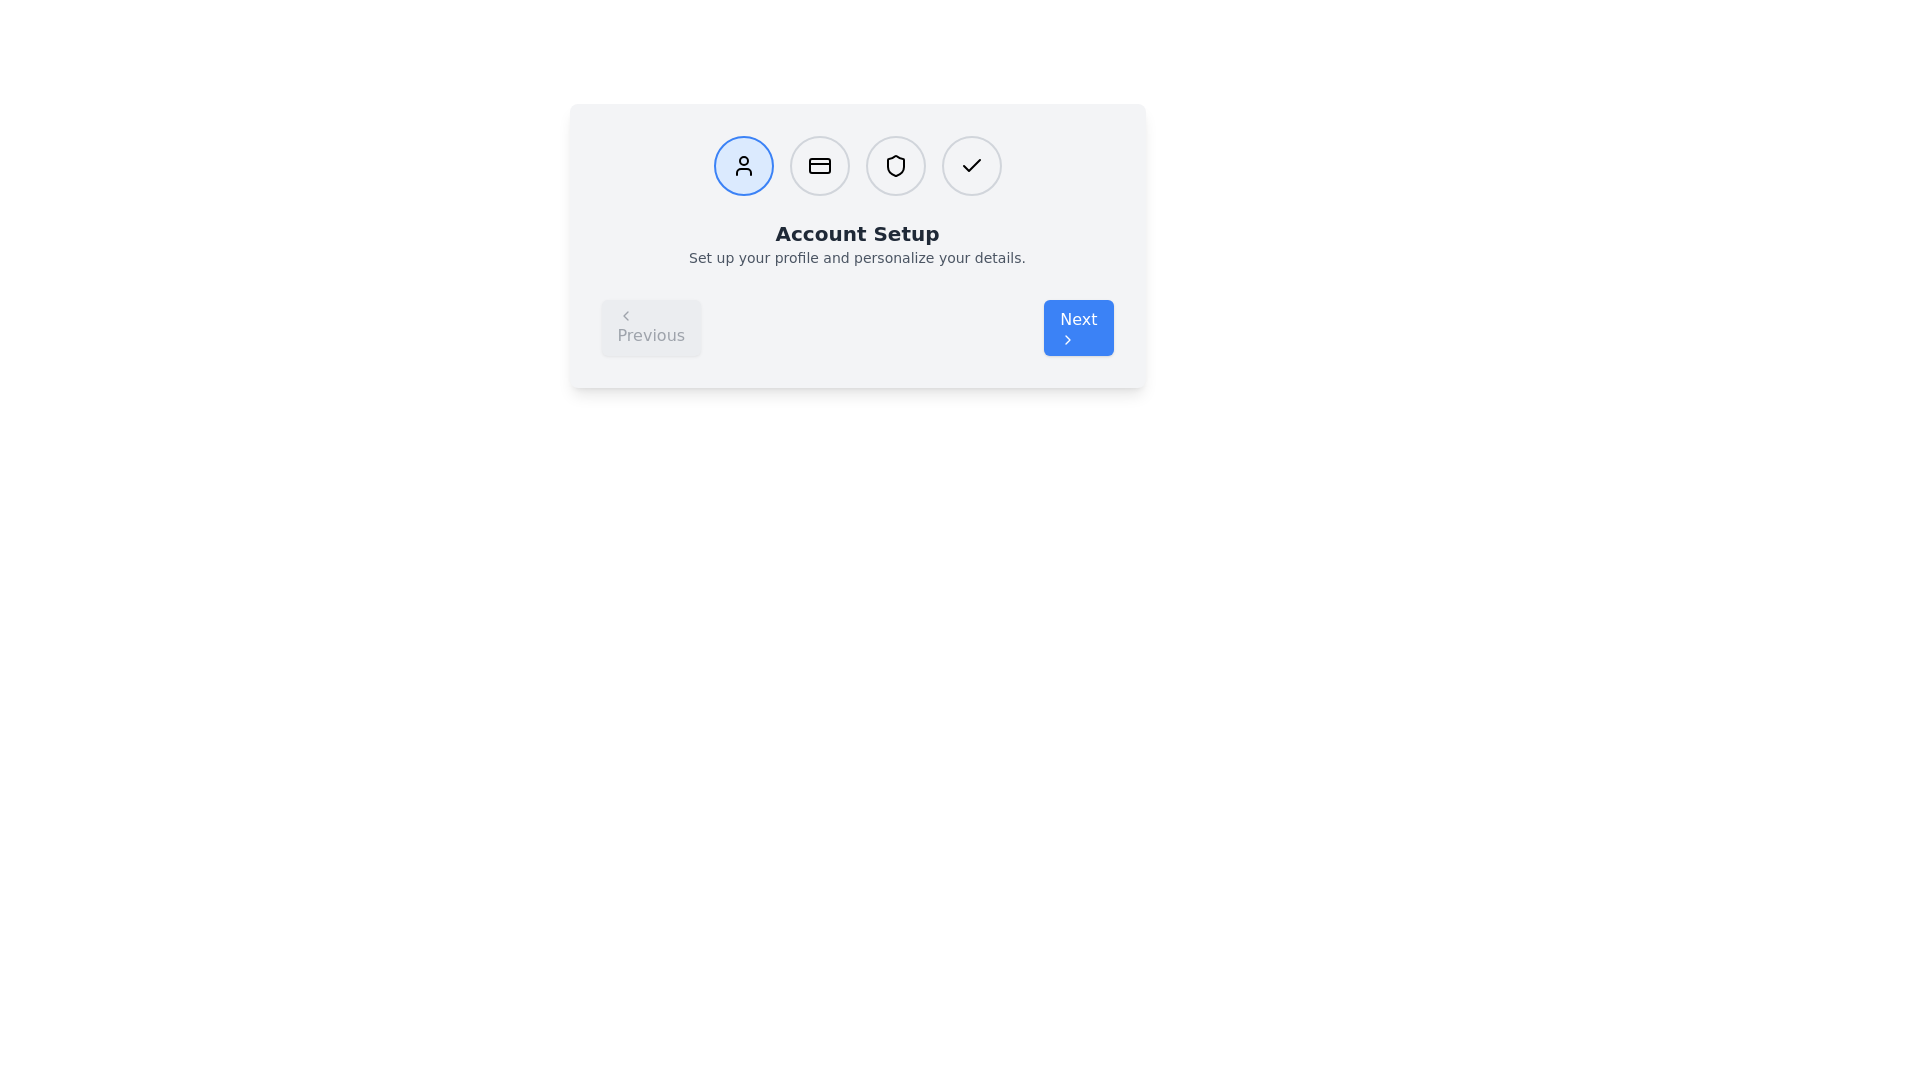 Image resolution: width=1920 pixels, height=1080 pixels. I want to click on the second button in the horizontal sequence of four buttons, which serves as a step indicator for payment or credit card setup, so click(819, 164).